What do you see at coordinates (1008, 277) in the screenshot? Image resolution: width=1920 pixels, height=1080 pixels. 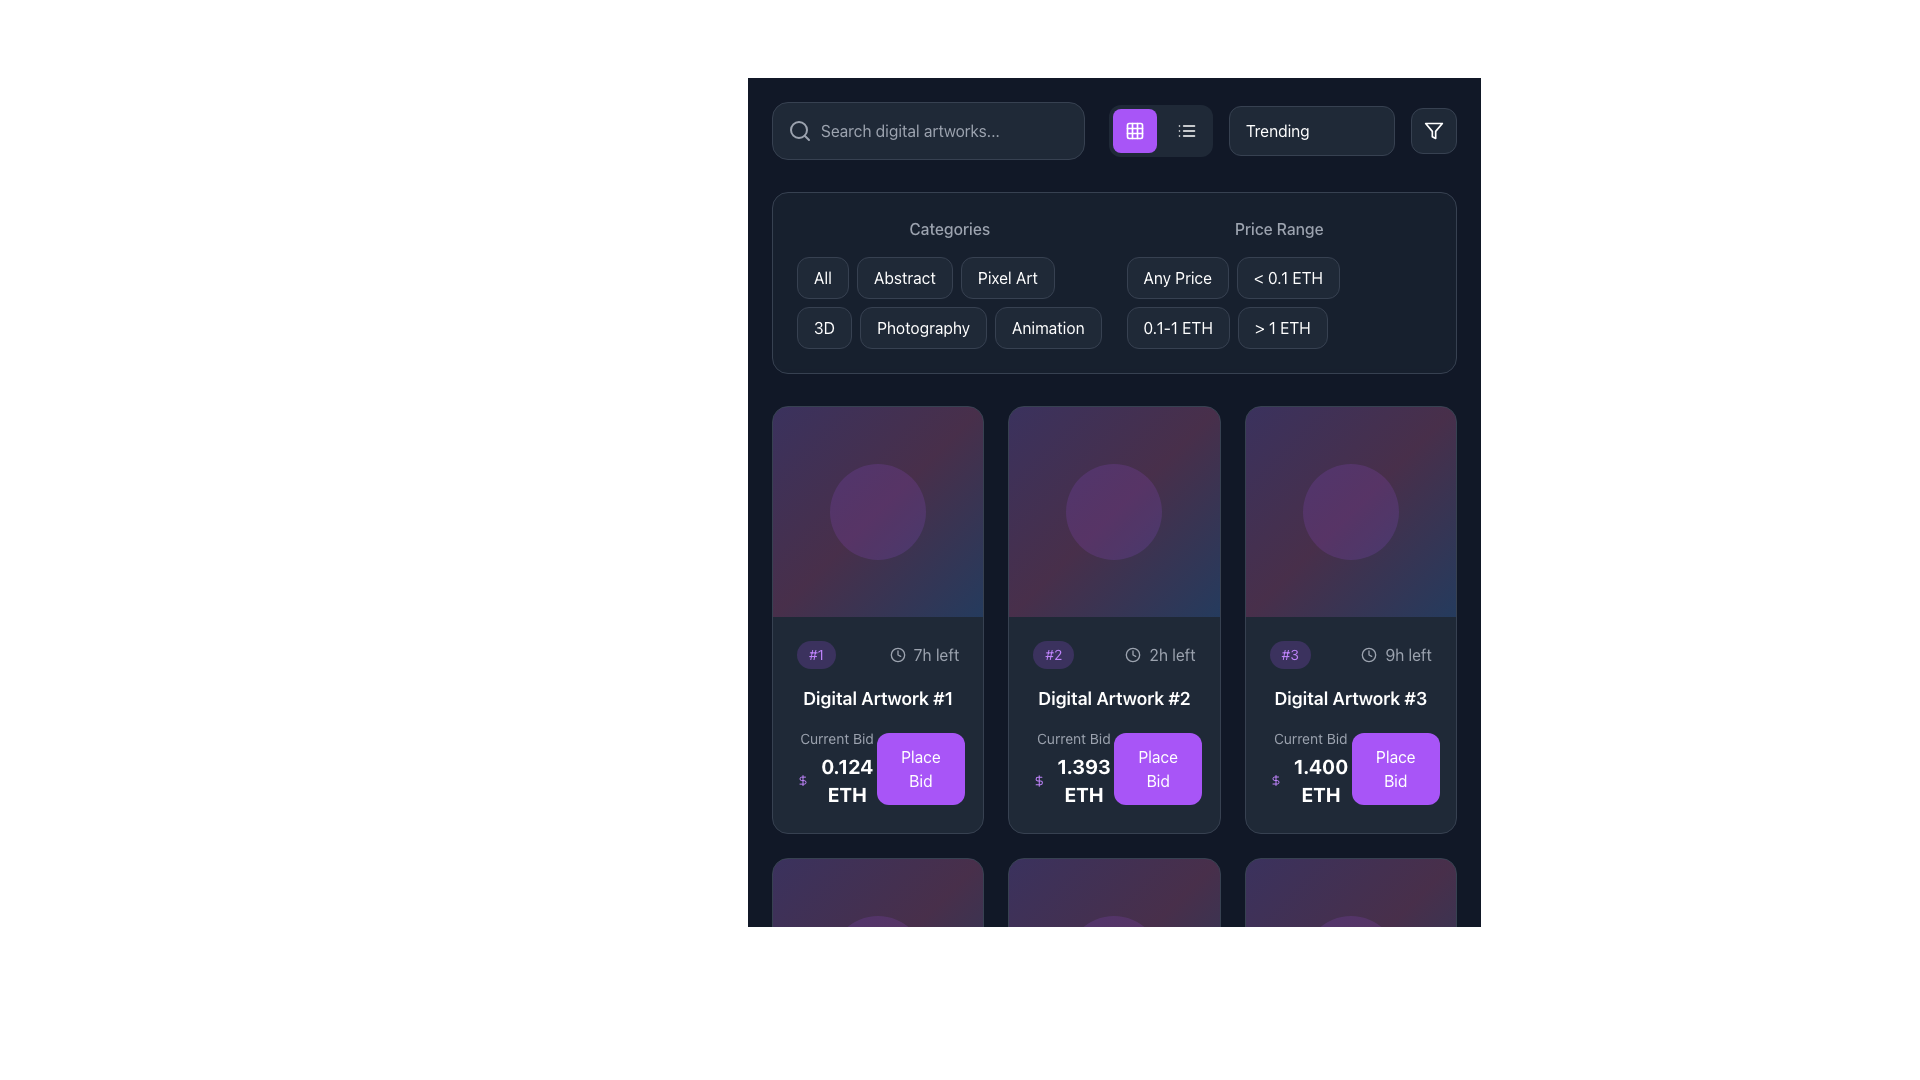 I see `the 'Pixel Art' button, which is a rectangular button with rounded corners and a dark gray background, located in the category filter section of the UI` at bounding box center [1008, 277].